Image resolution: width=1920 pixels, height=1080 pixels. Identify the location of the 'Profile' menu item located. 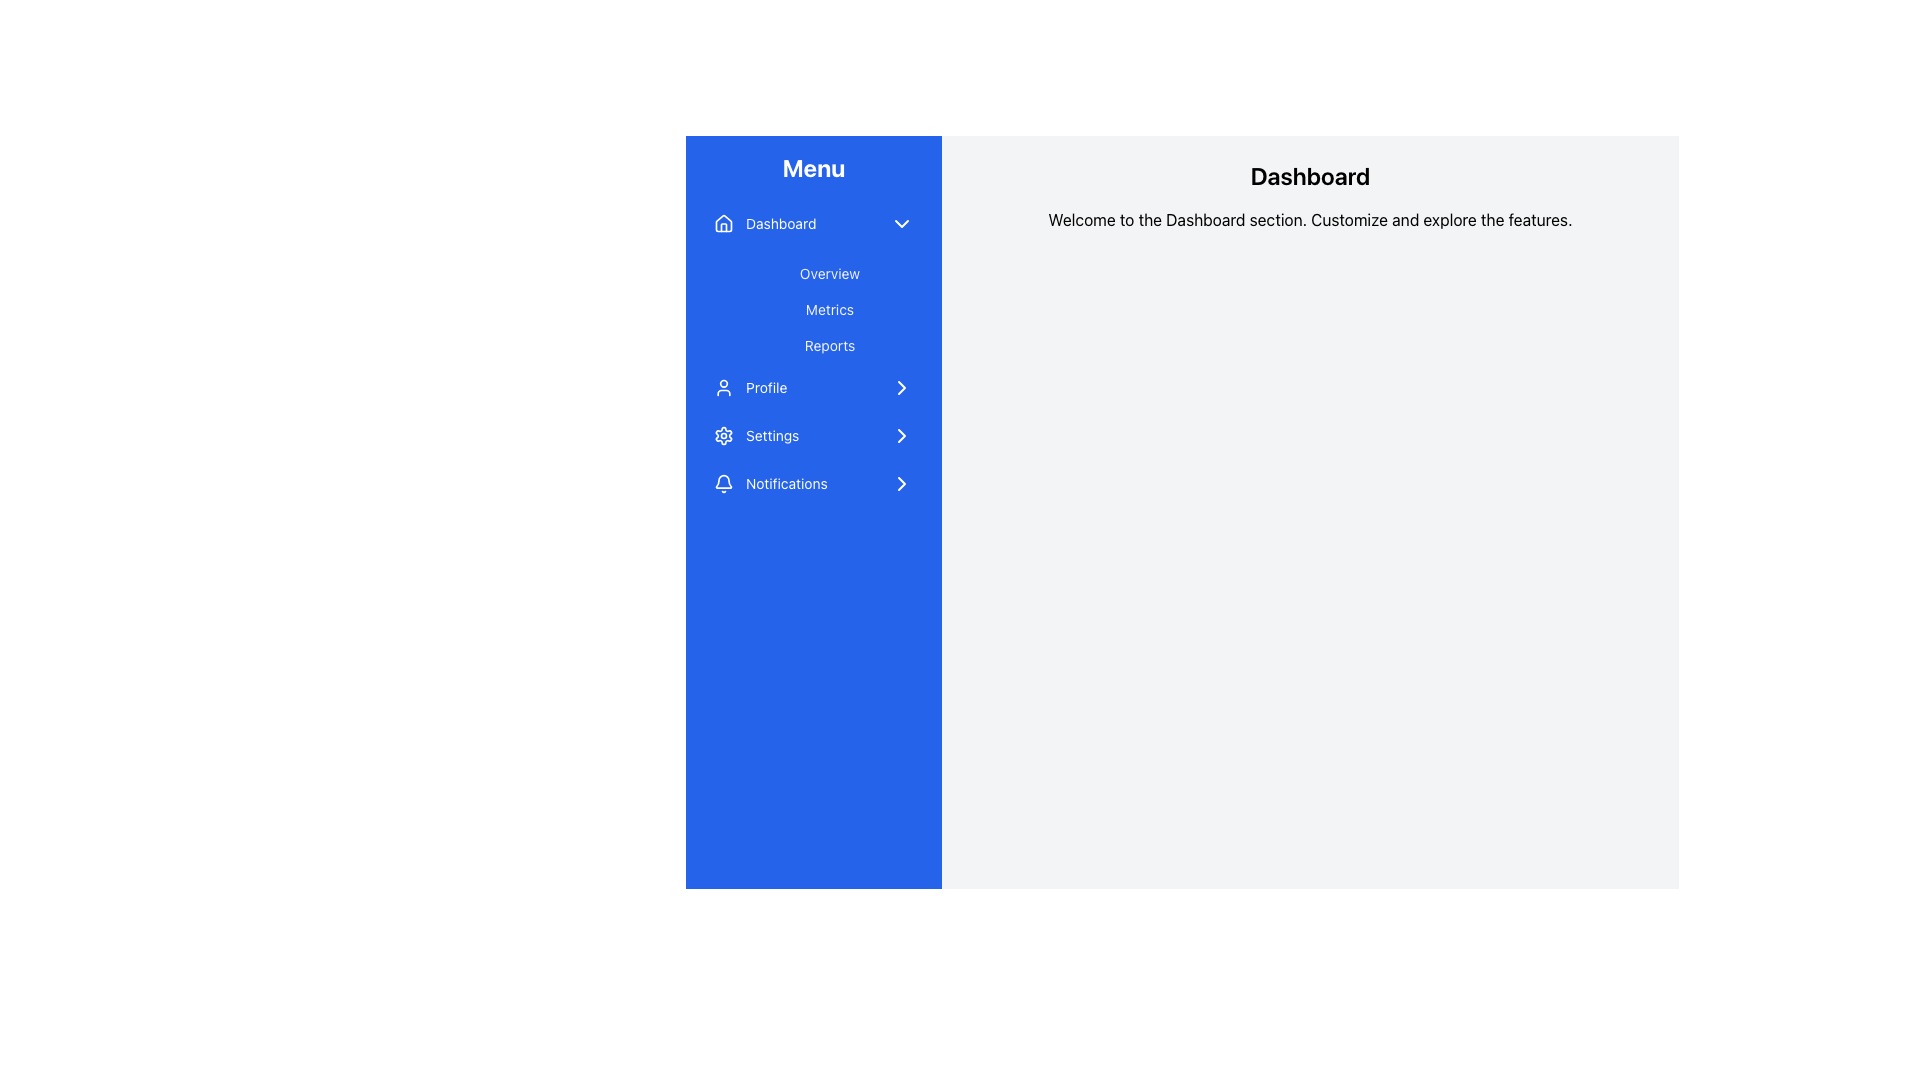
(814, 388).